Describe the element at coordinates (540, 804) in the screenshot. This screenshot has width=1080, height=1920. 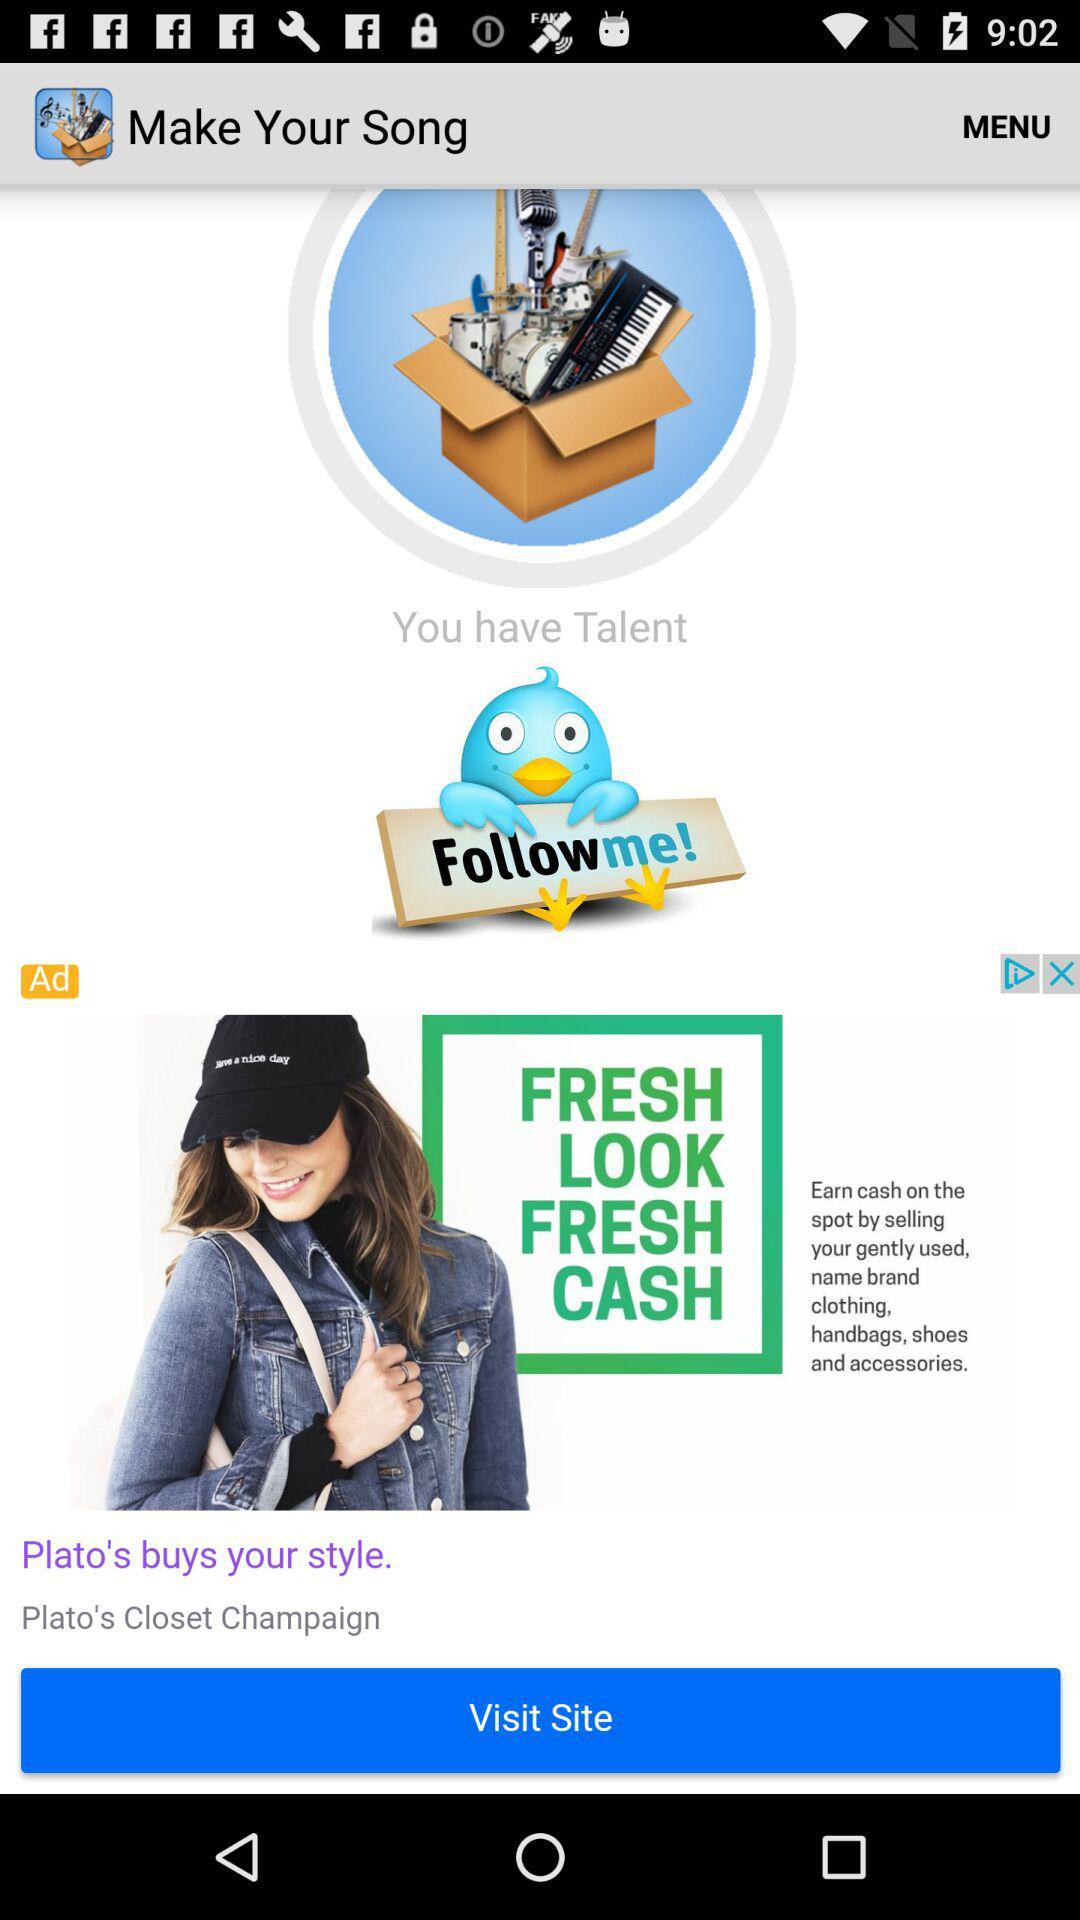
I see `follow` at that location.